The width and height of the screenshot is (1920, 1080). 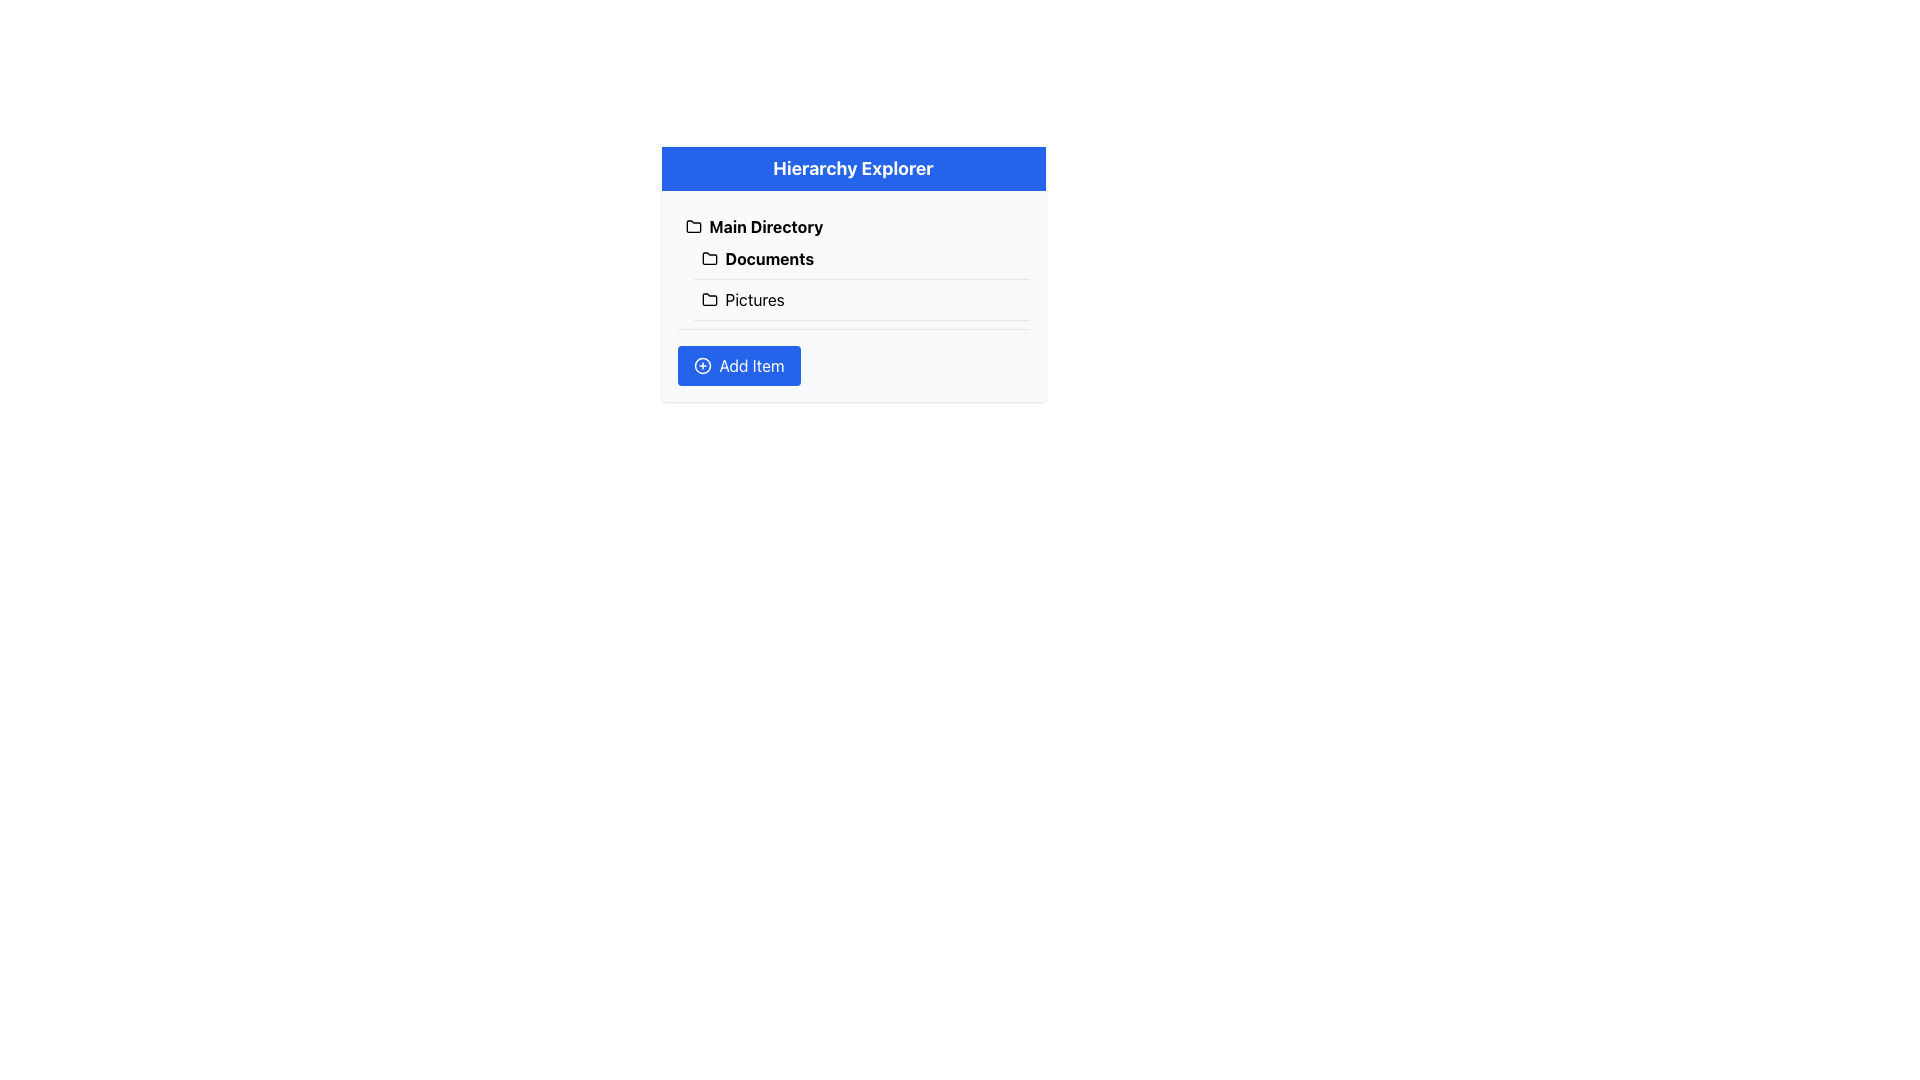 I want to click on the Circular graphical icon located within the 'Add Item' button, which is positioned below the directory structure in the interface, so click(x=702, y=366).